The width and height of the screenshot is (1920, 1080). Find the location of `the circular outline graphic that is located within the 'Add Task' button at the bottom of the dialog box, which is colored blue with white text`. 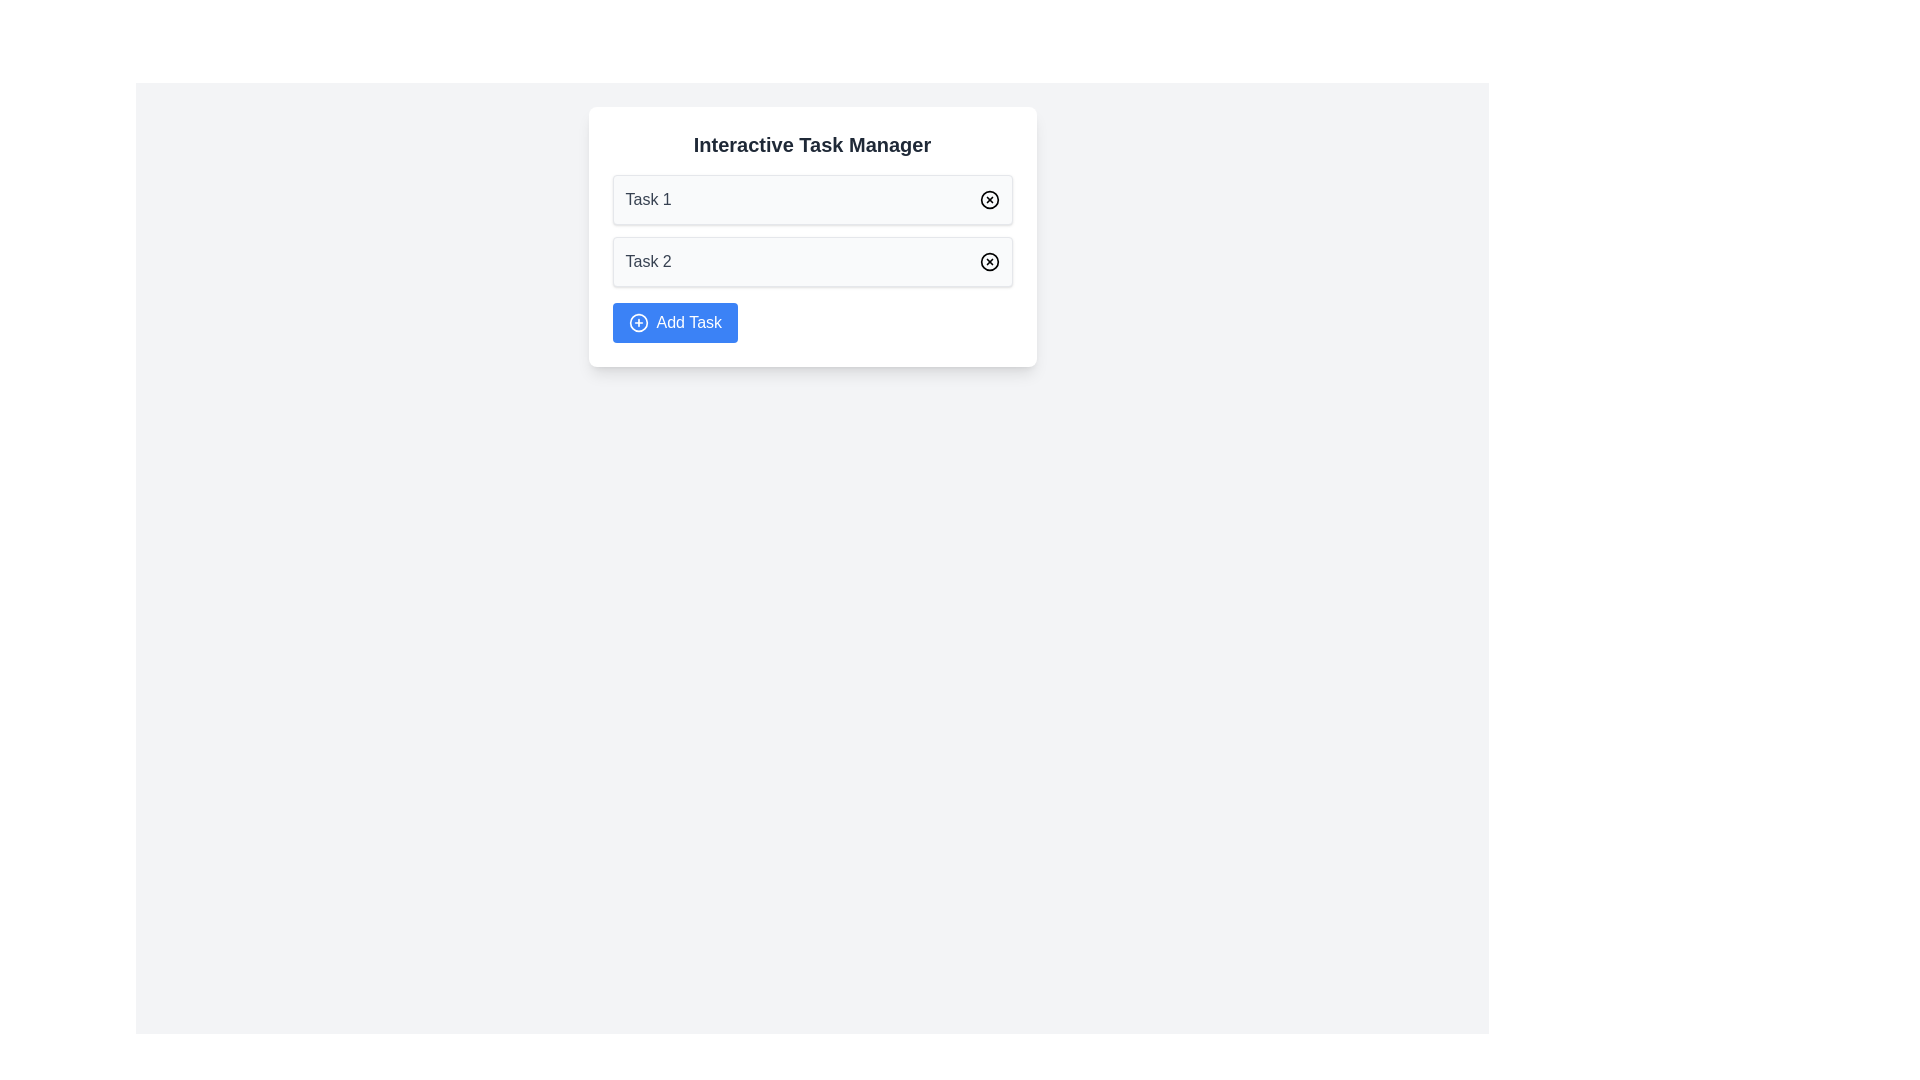

the circular outline graphic that is located within the 'Add Task' button at the bottom of the dialog box, which is colored blue with white text is located at coordinates (637, 322).